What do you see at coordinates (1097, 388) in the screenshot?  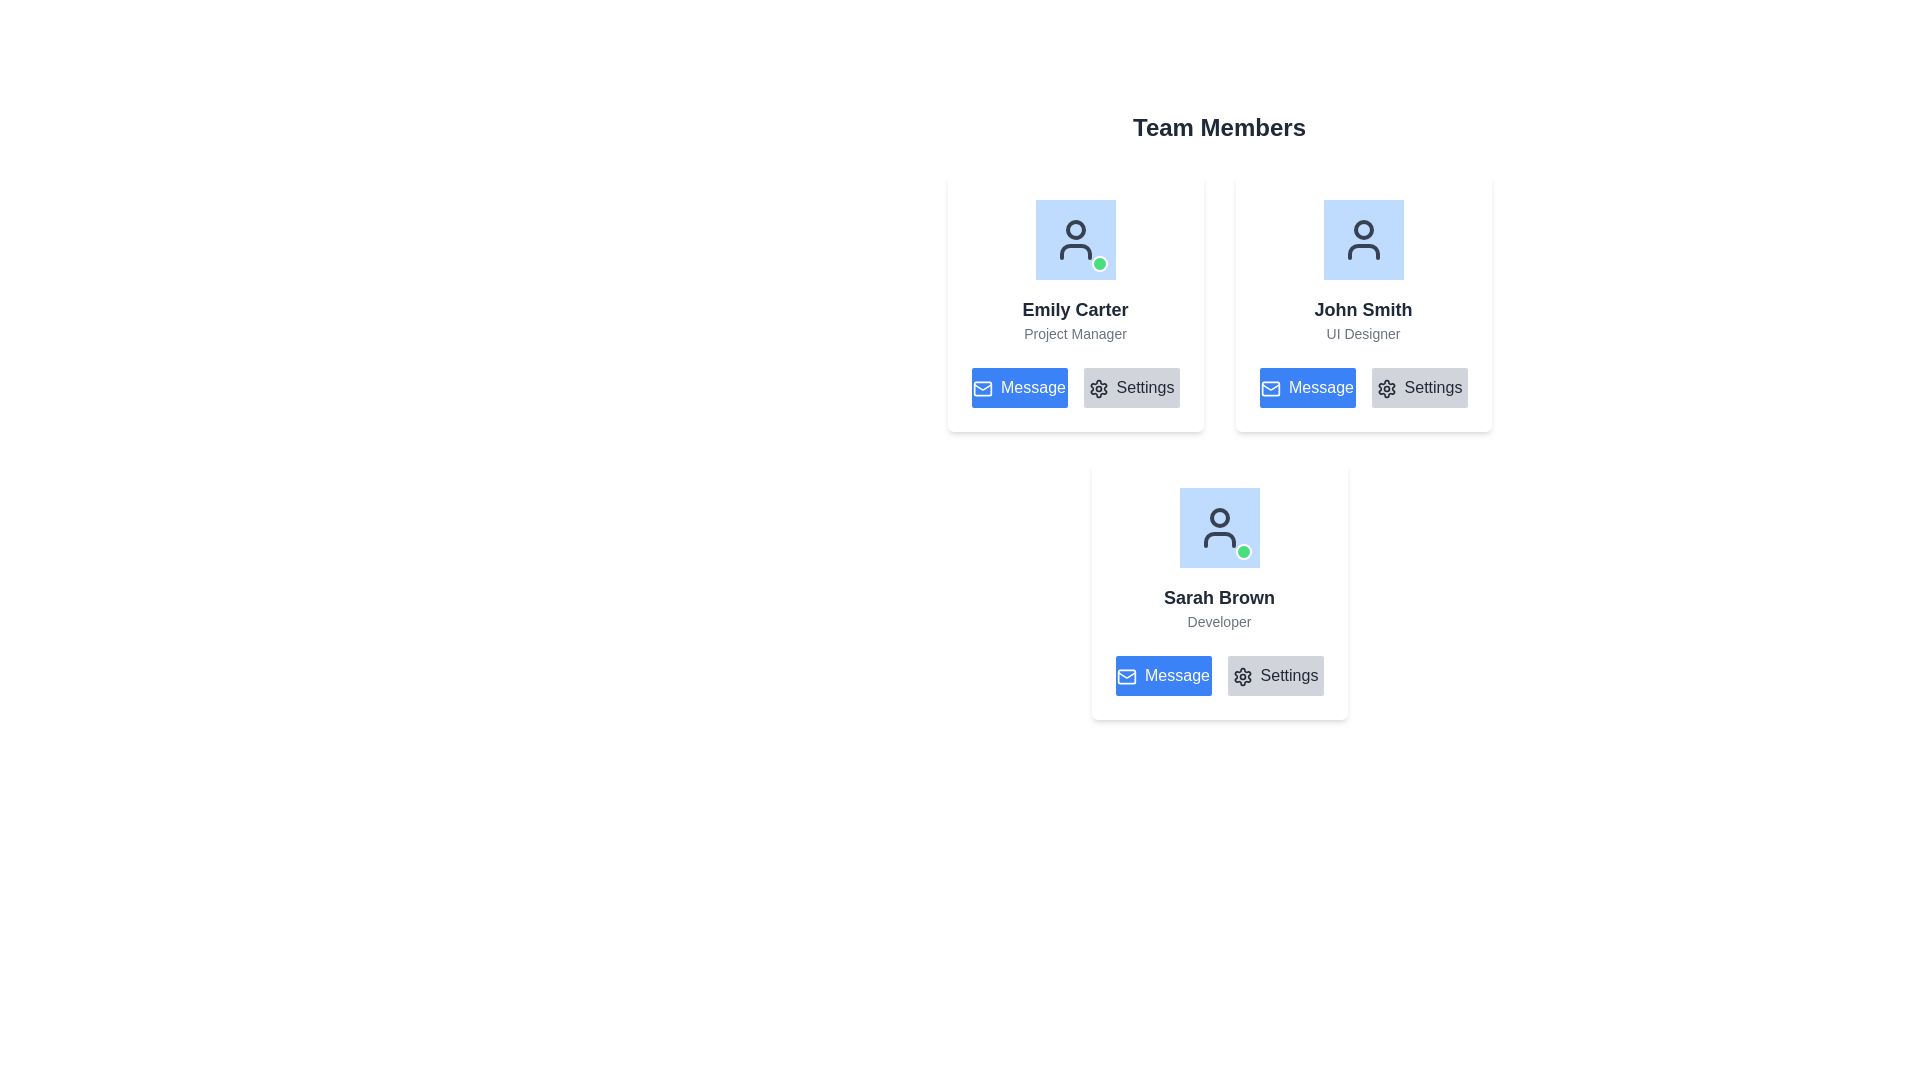 I see `the gear icon within the 'Settings' button on Emily Carter's profile card, which is the first graphical icon adjacent to the 'Message' button` at bounding box center [1097, 388].